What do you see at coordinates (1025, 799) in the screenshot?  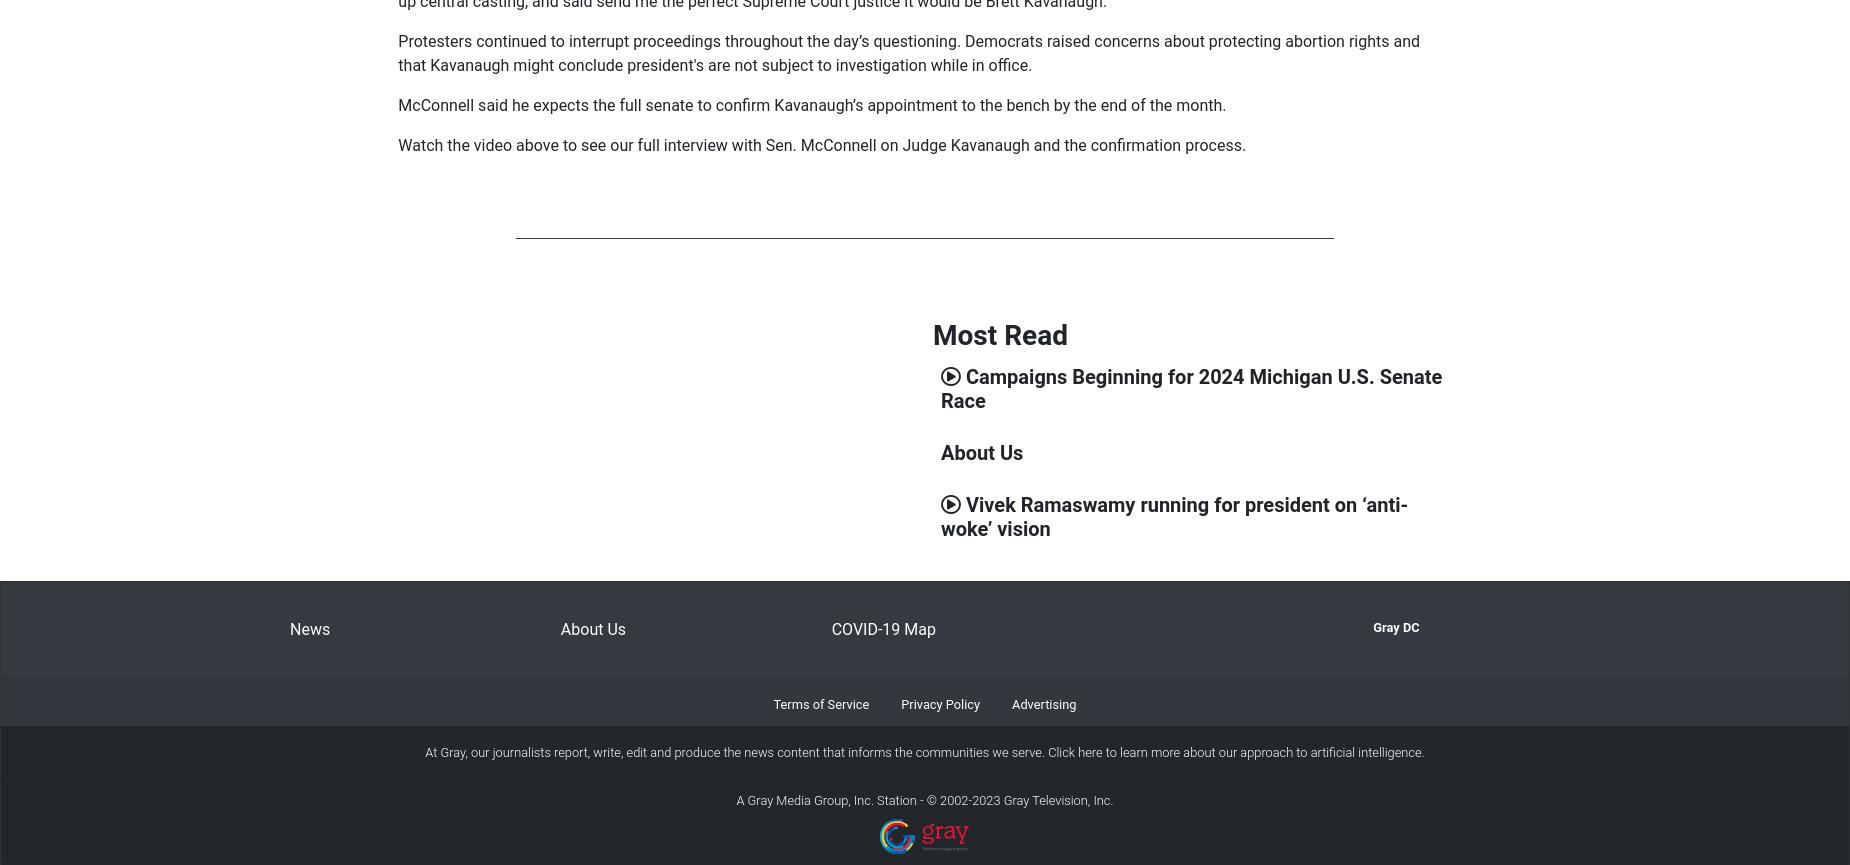 I see `'2002-2023 Gray Television, Inc.'` at bounding box center [1025, 799].